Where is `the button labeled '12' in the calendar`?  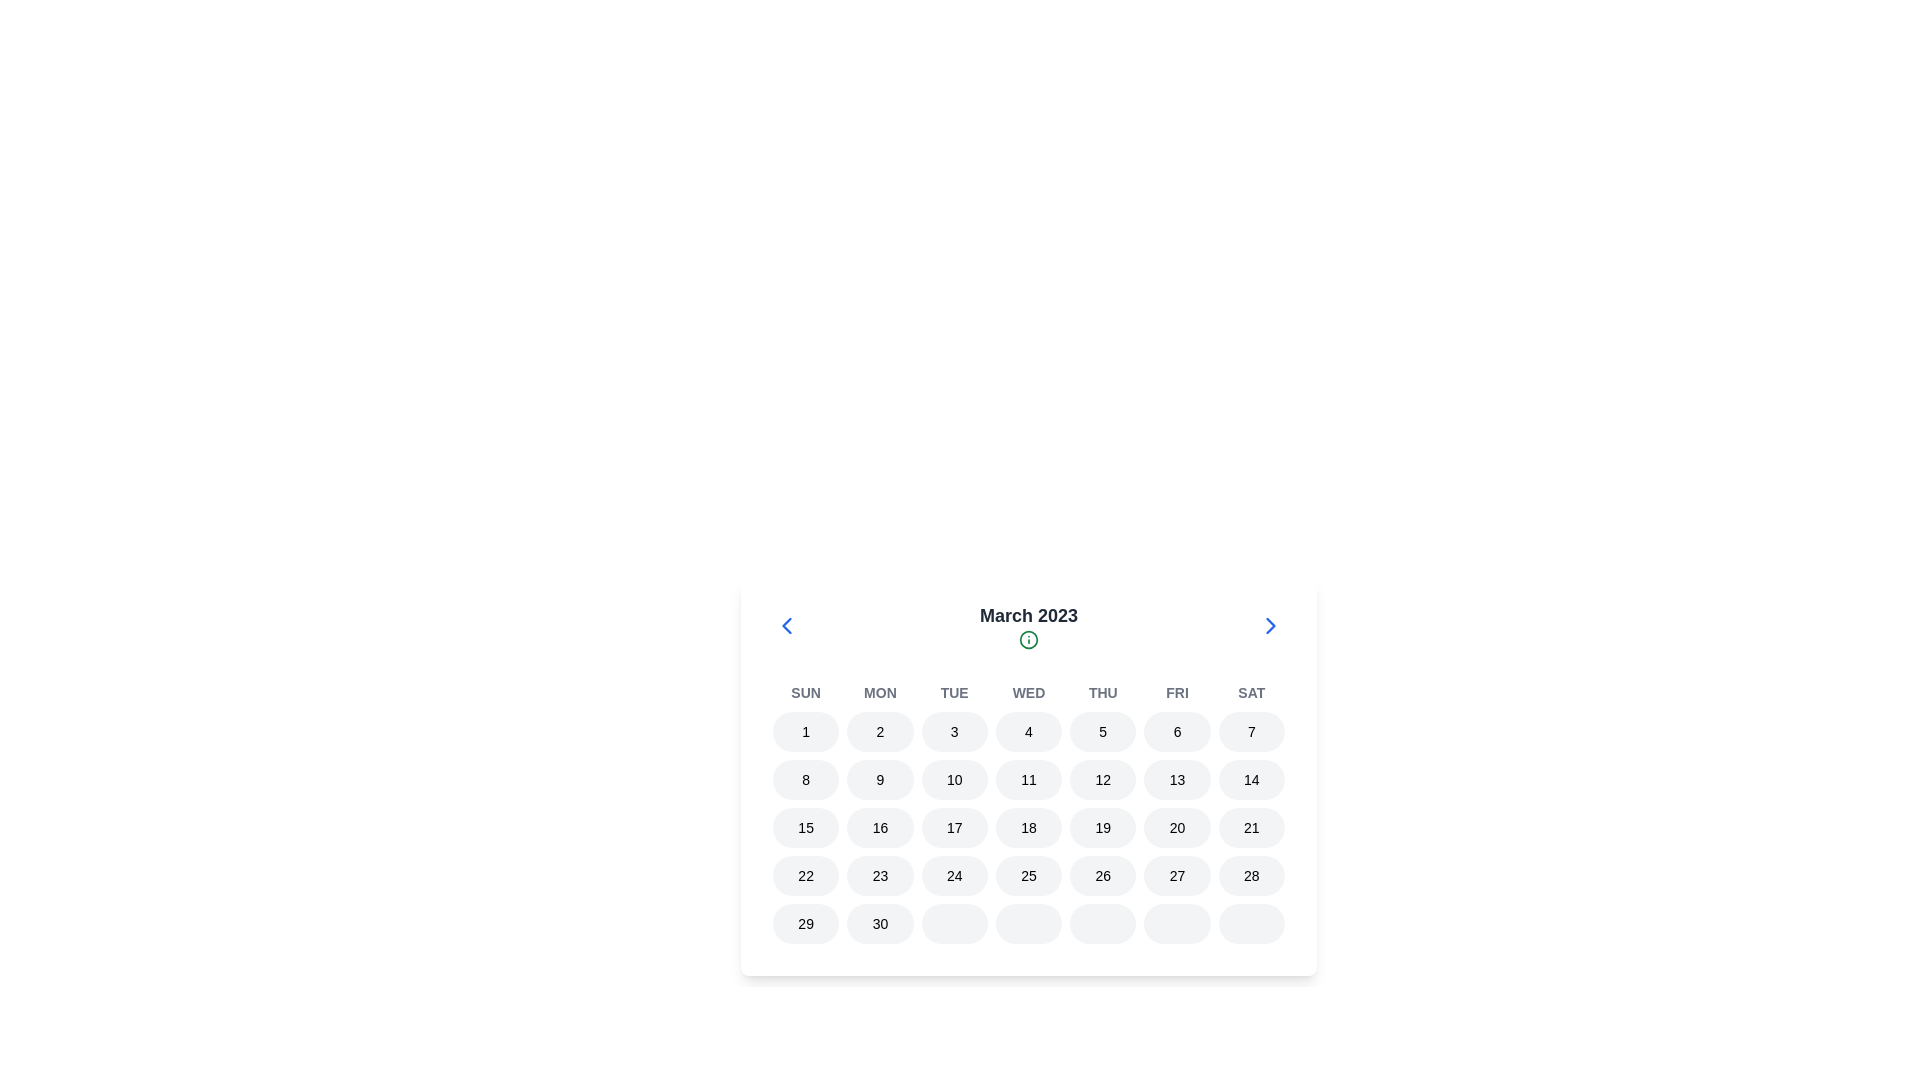 the button labeled '12' in the calendar is located at coordinates (1102, 778).